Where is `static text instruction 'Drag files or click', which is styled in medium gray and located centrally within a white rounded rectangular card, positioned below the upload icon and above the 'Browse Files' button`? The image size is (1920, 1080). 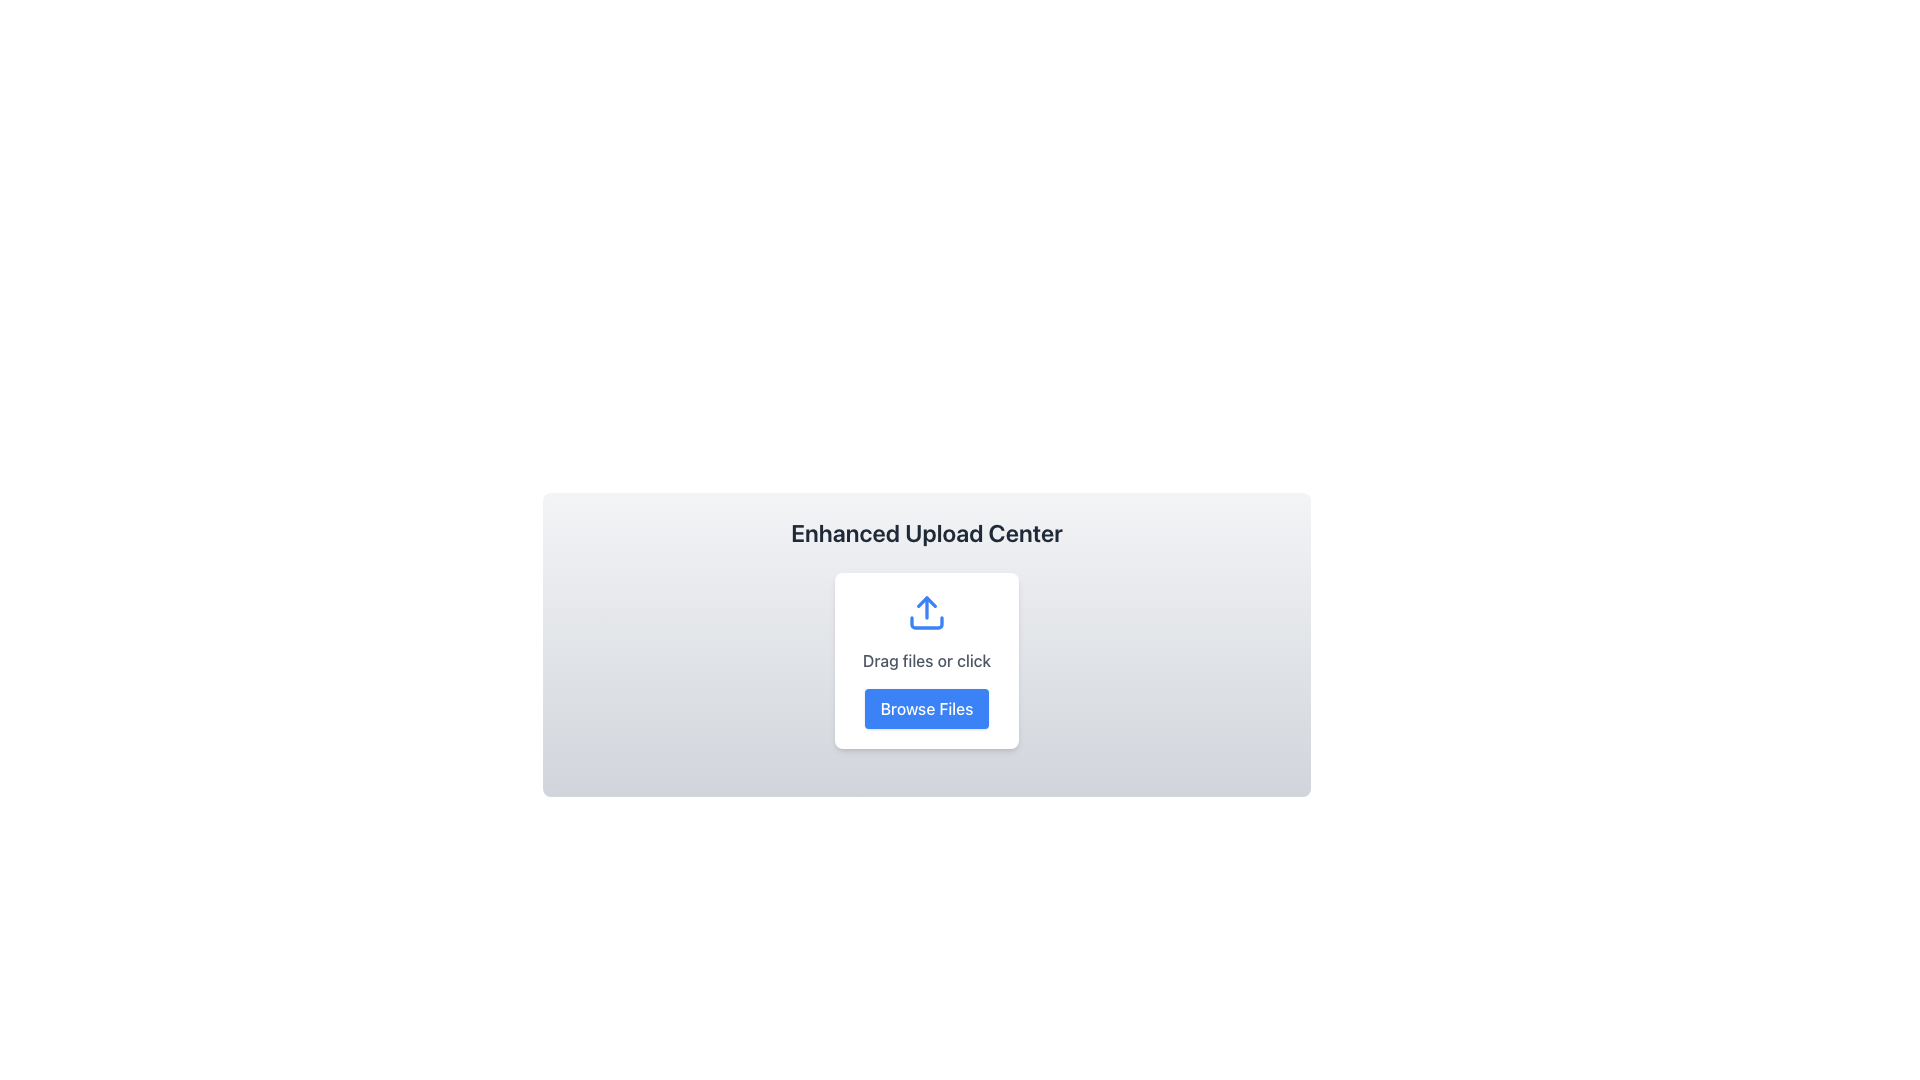 static text instruction 'Drag files or click', which is styled in medium gray and located centrally within a white rounded rectangular card, positioned below the upload icon and above the 'Browse Files' button is located at coordinates (925, 660).